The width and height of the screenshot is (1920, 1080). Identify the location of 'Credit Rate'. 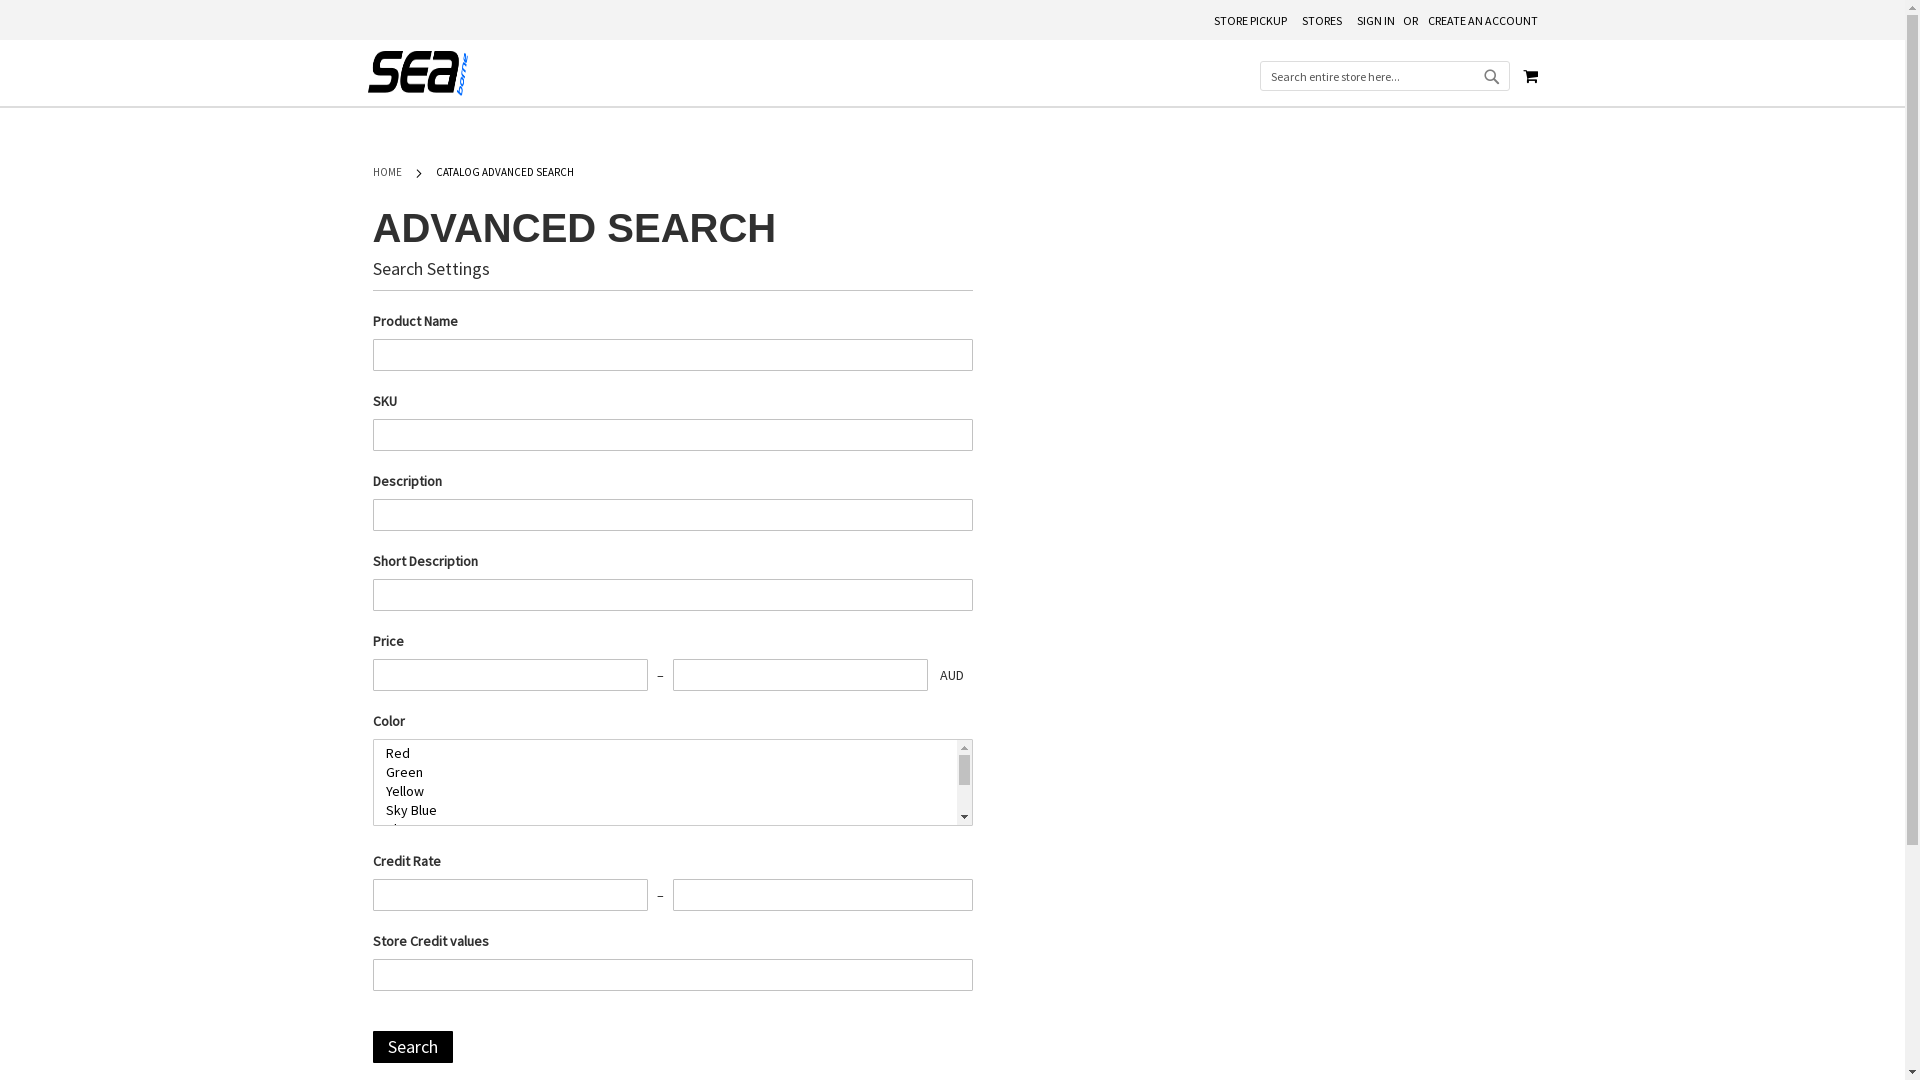
(372, 893).